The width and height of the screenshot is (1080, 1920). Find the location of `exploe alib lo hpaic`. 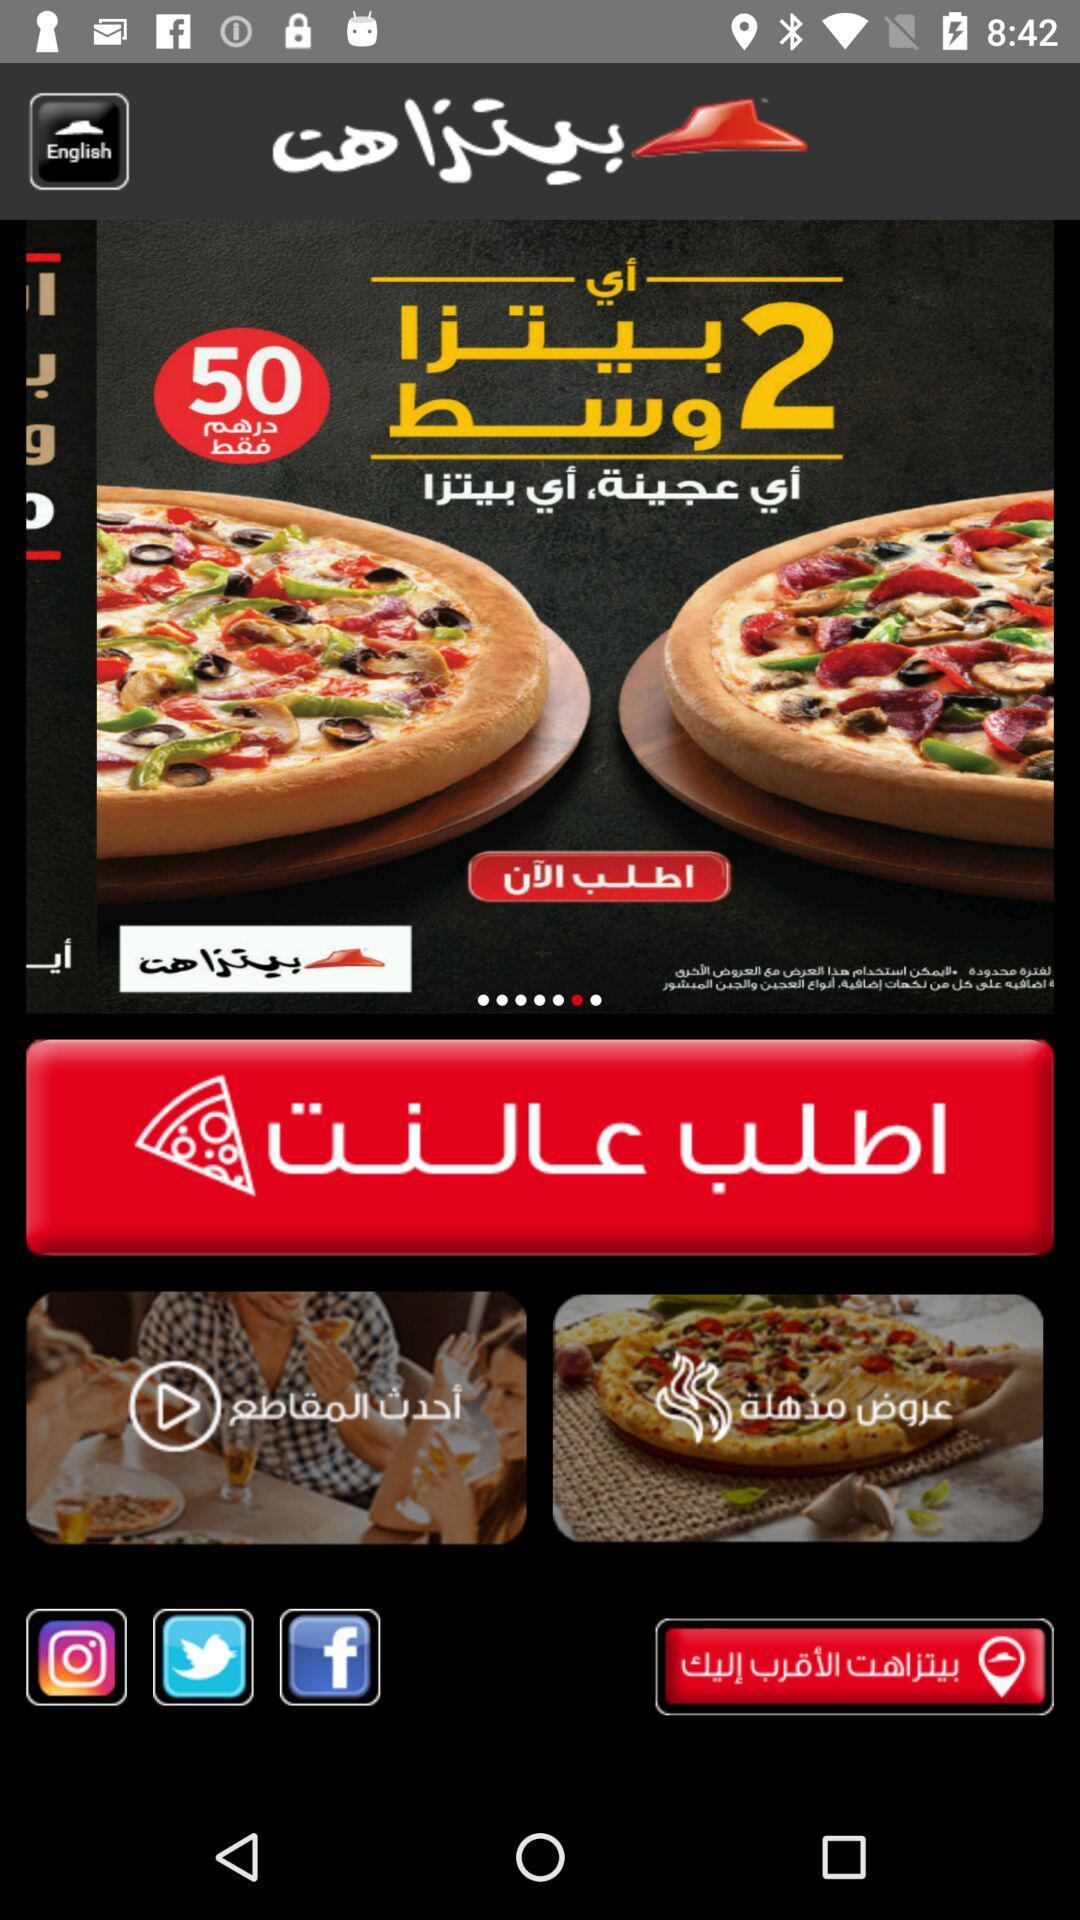

exploe alib lo hpaic is located at coordinates (797, 1418).